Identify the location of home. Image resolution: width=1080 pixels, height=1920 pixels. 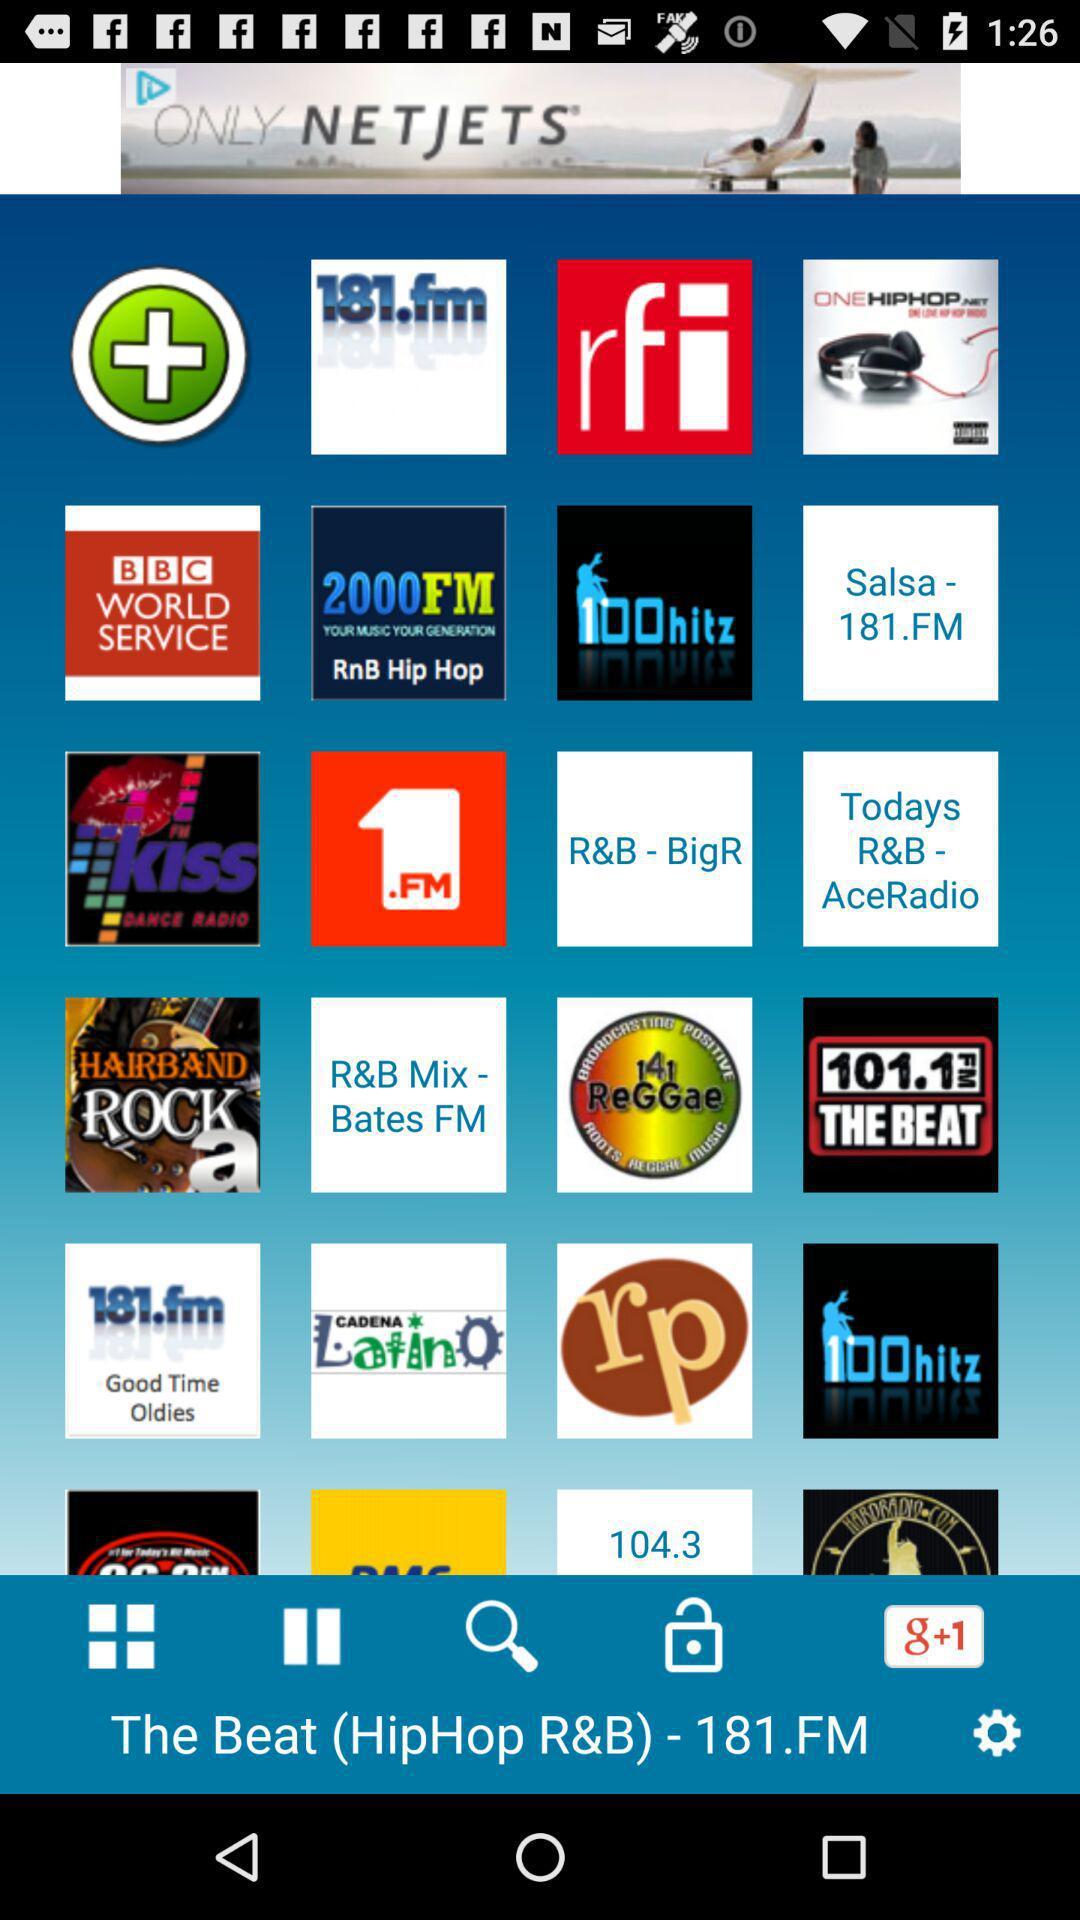
(121, 1636).